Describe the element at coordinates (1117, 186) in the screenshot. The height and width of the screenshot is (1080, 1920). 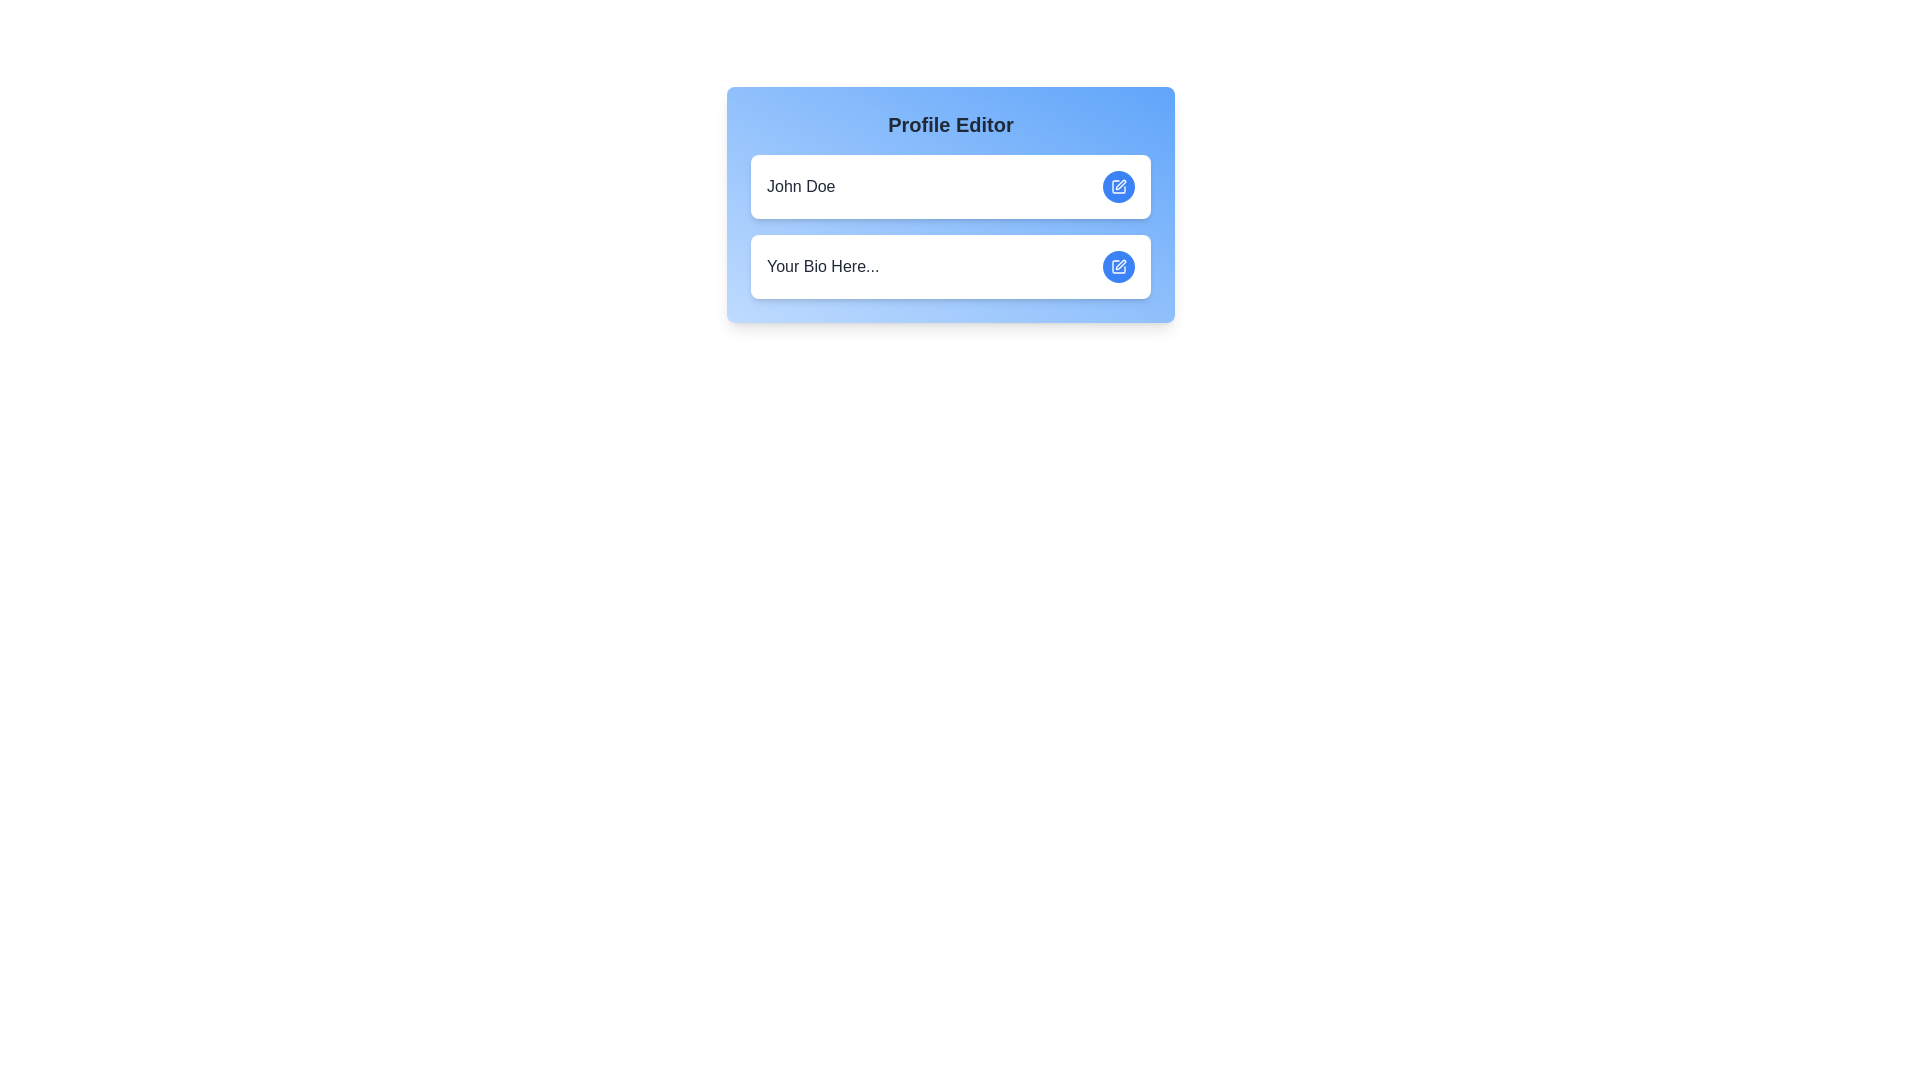
I see `the edit icon button located within a circular button next to the text field containing 'John Doe' to initiate the profile name editing process` at that location.